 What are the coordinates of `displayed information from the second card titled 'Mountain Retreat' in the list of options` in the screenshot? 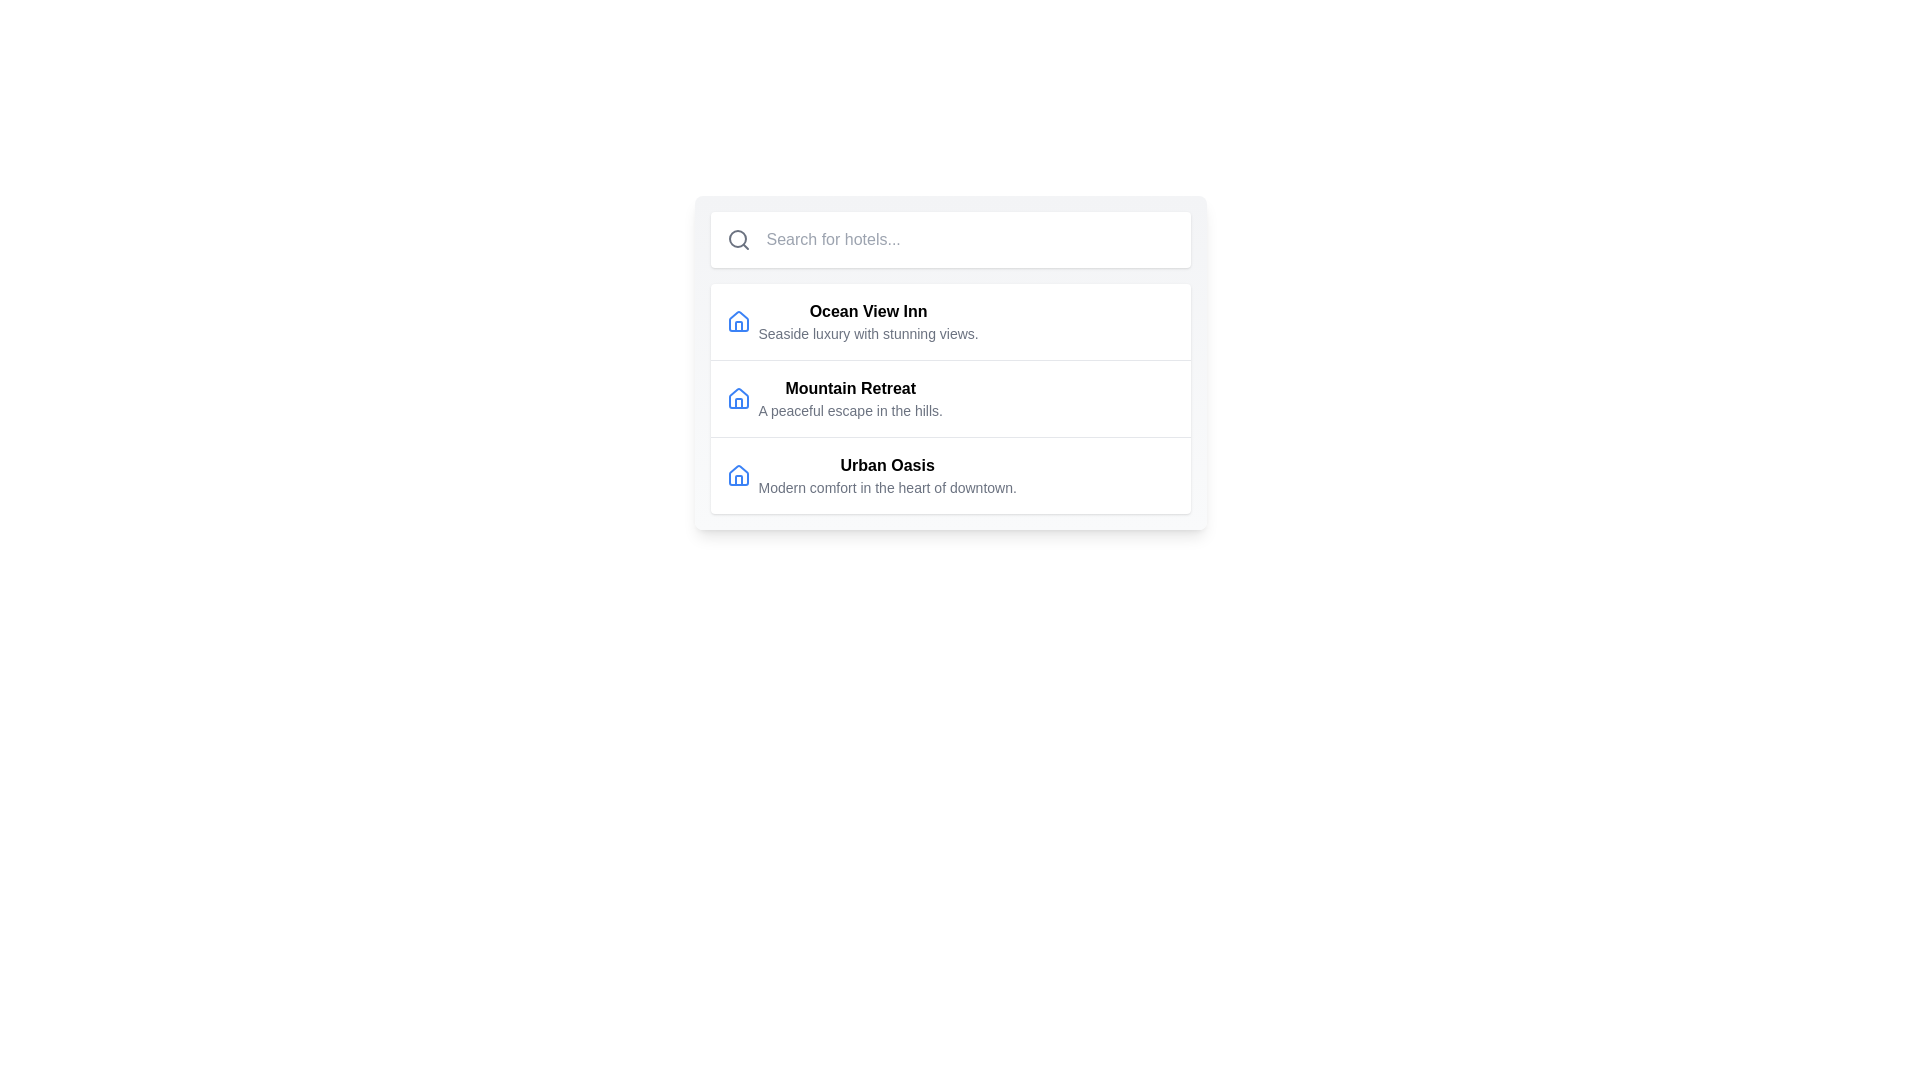 It's located at (949, 362).